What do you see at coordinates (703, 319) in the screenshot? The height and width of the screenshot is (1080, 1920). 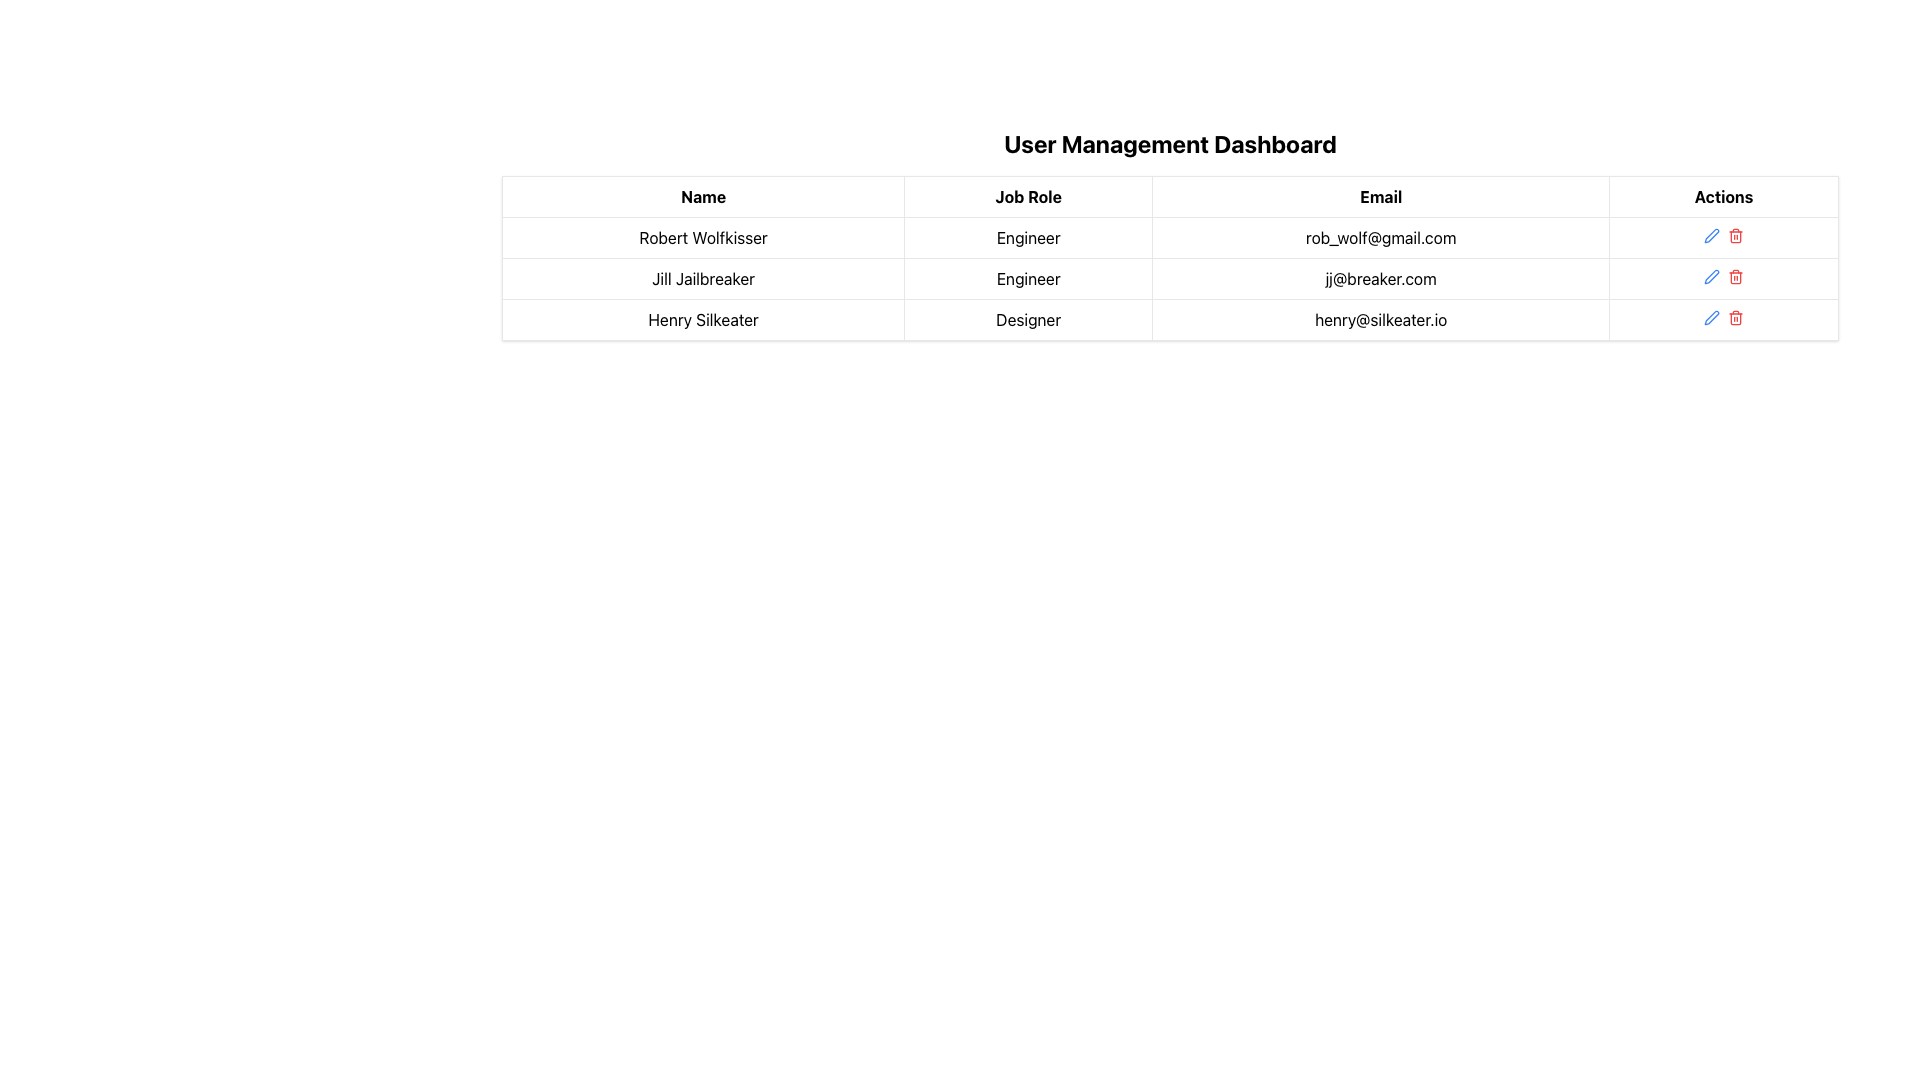 I see `the static text label displaying 'Henry Silkeater' in the third row of the table under the 'Name' column` at bounding box center [703, 319].